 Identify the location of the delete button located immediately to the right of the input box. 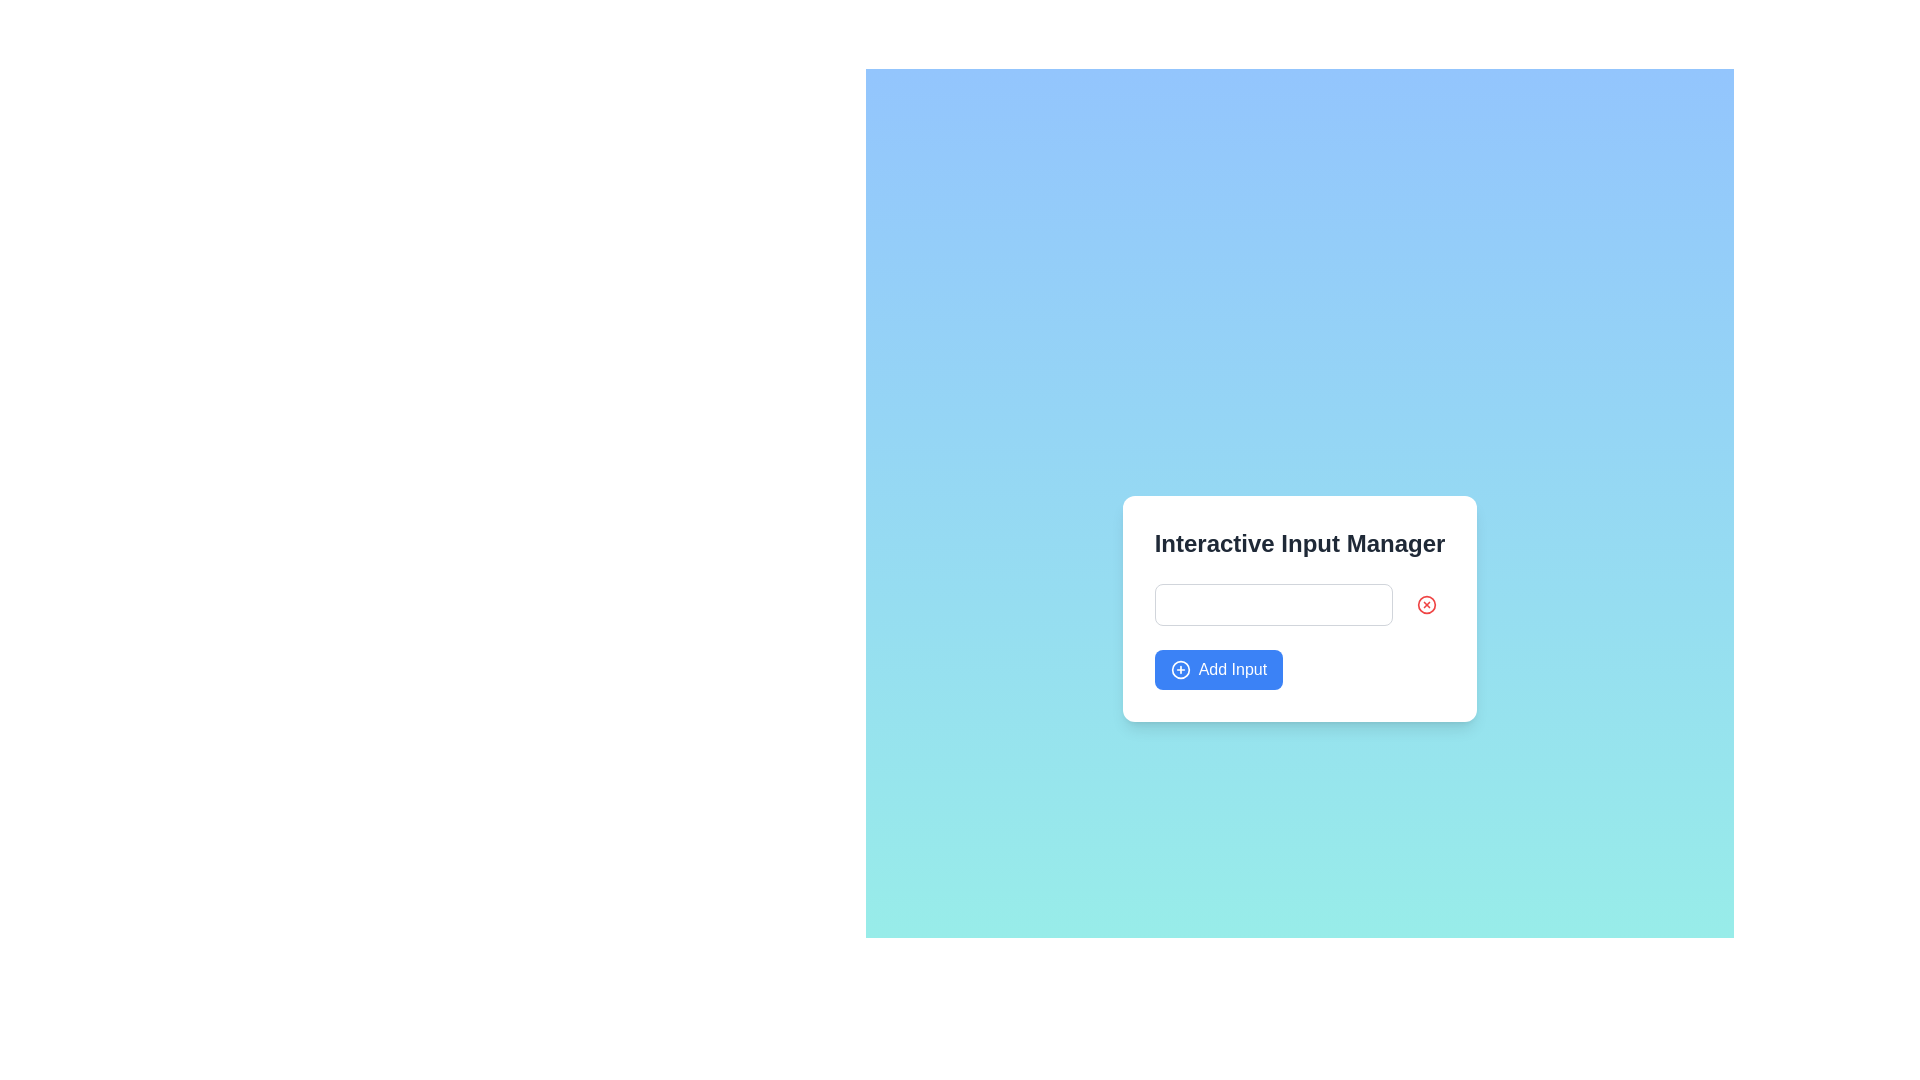
(1426, 604).